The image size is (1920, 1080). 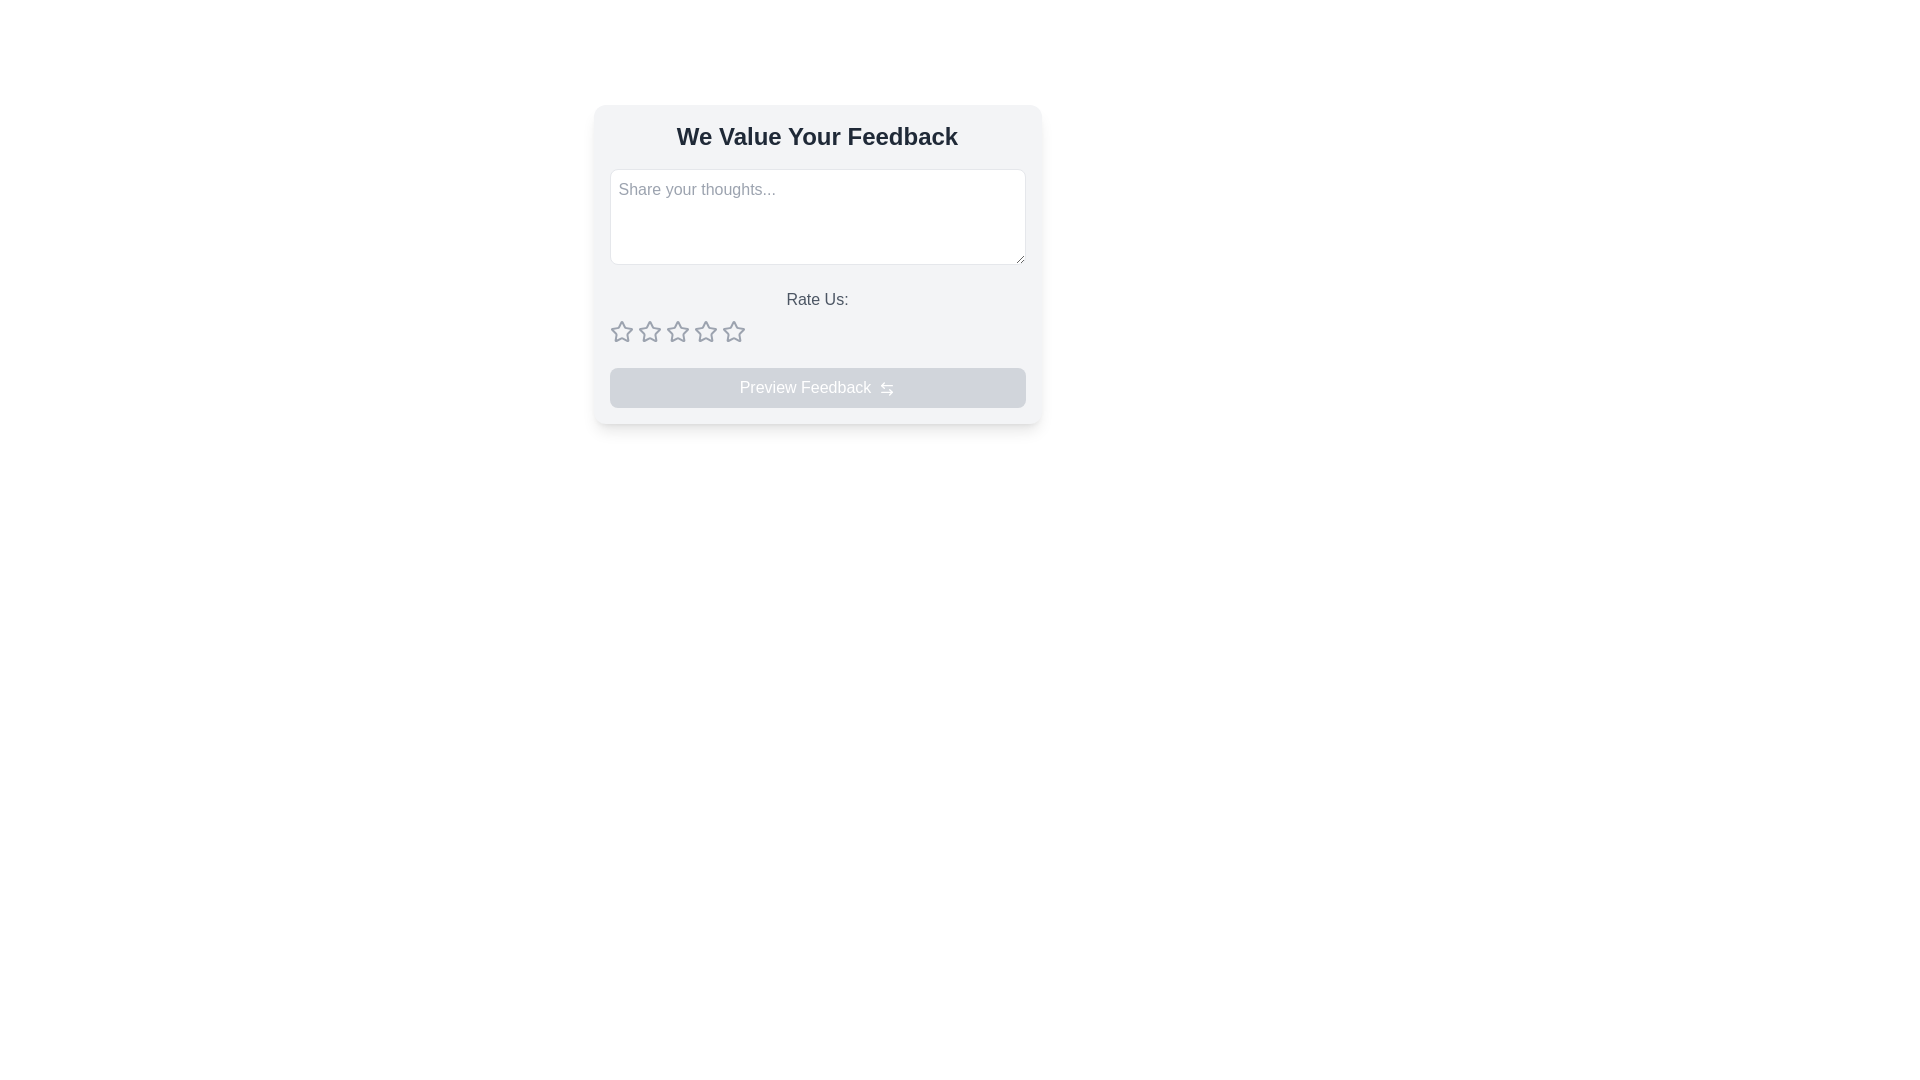 What do you see at coordinates (705, 330) in the screenshot?
I see `the third star-shaped rating icon with a hollow outline and gray color in the 'Rate Us:' section of the feedback form` at bounding box center [705, 330].